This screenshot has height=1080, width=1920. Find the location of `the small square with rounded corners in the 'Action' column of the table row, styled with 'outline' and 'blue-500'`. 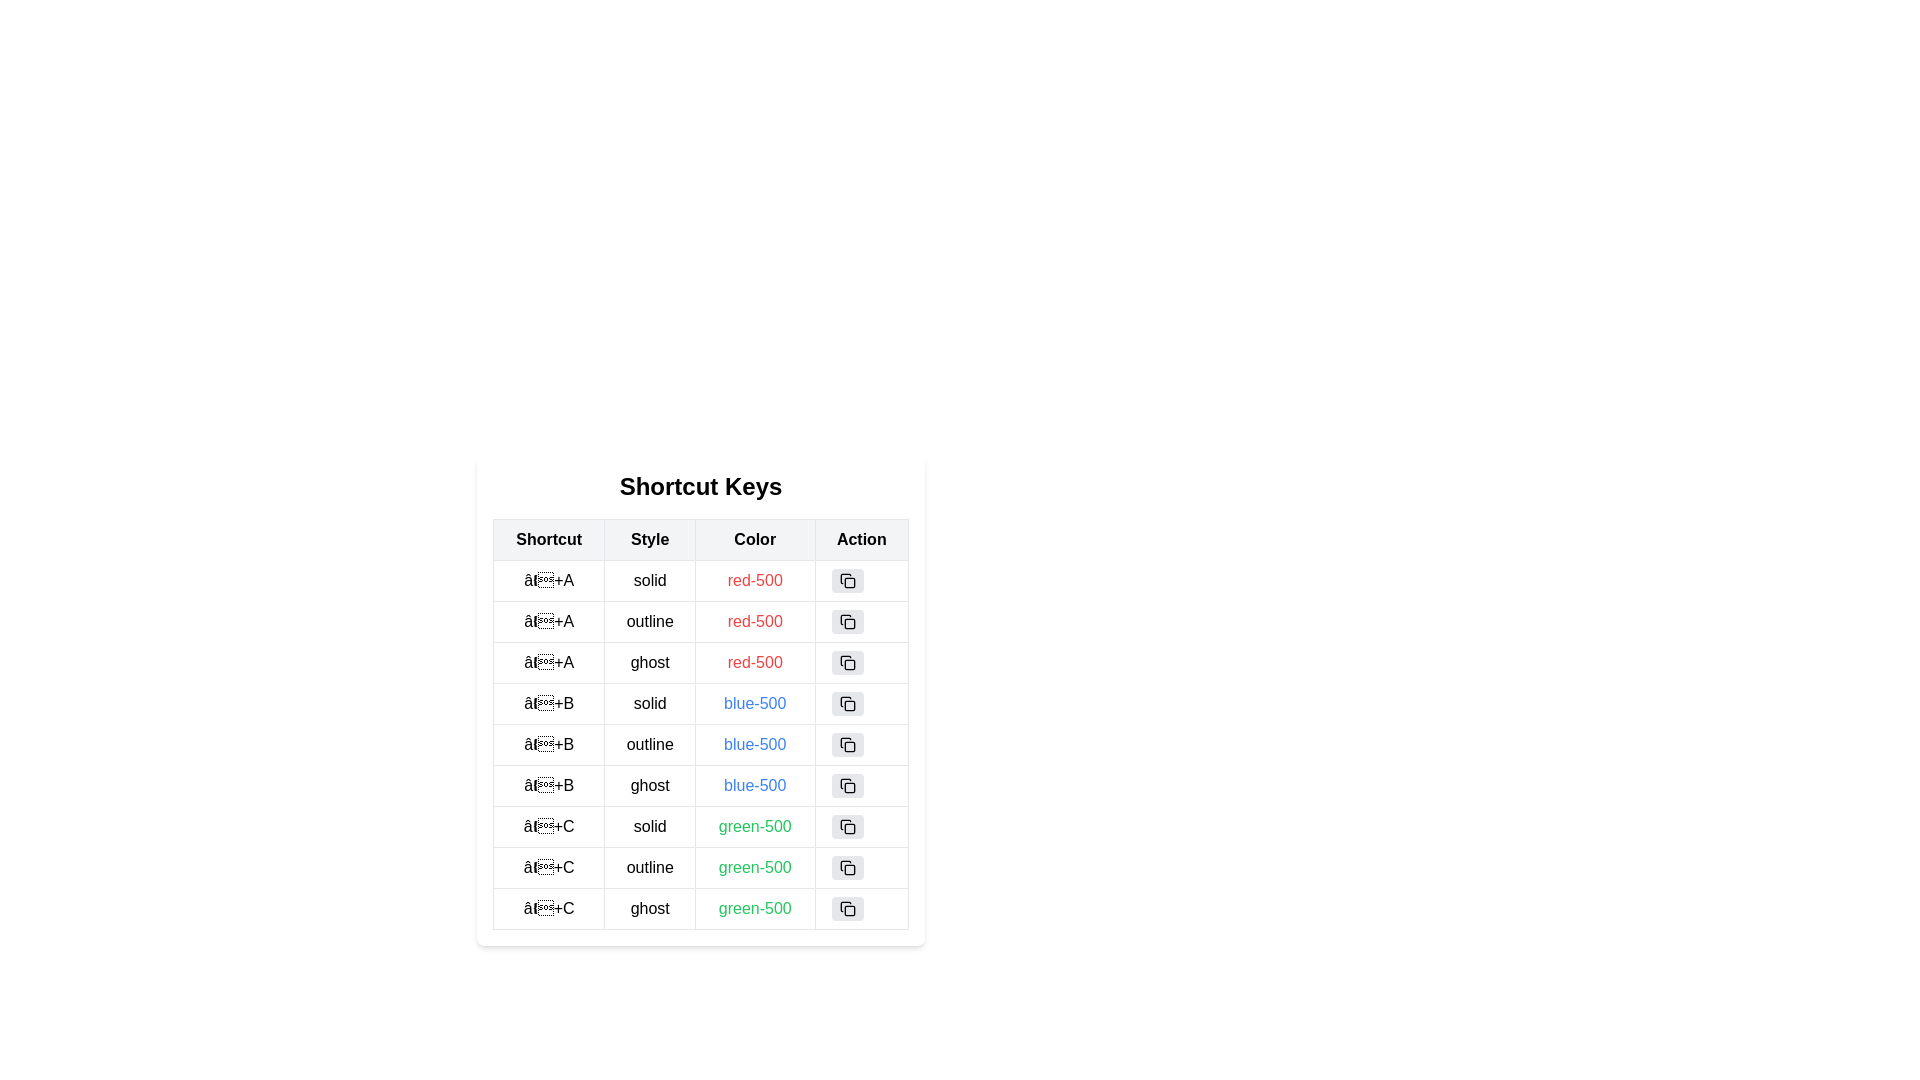

the small square with rounded corners in the 'Action' column of the table row, styled with 'outline' and 'blue-500' is located at coordinates (849, 747).